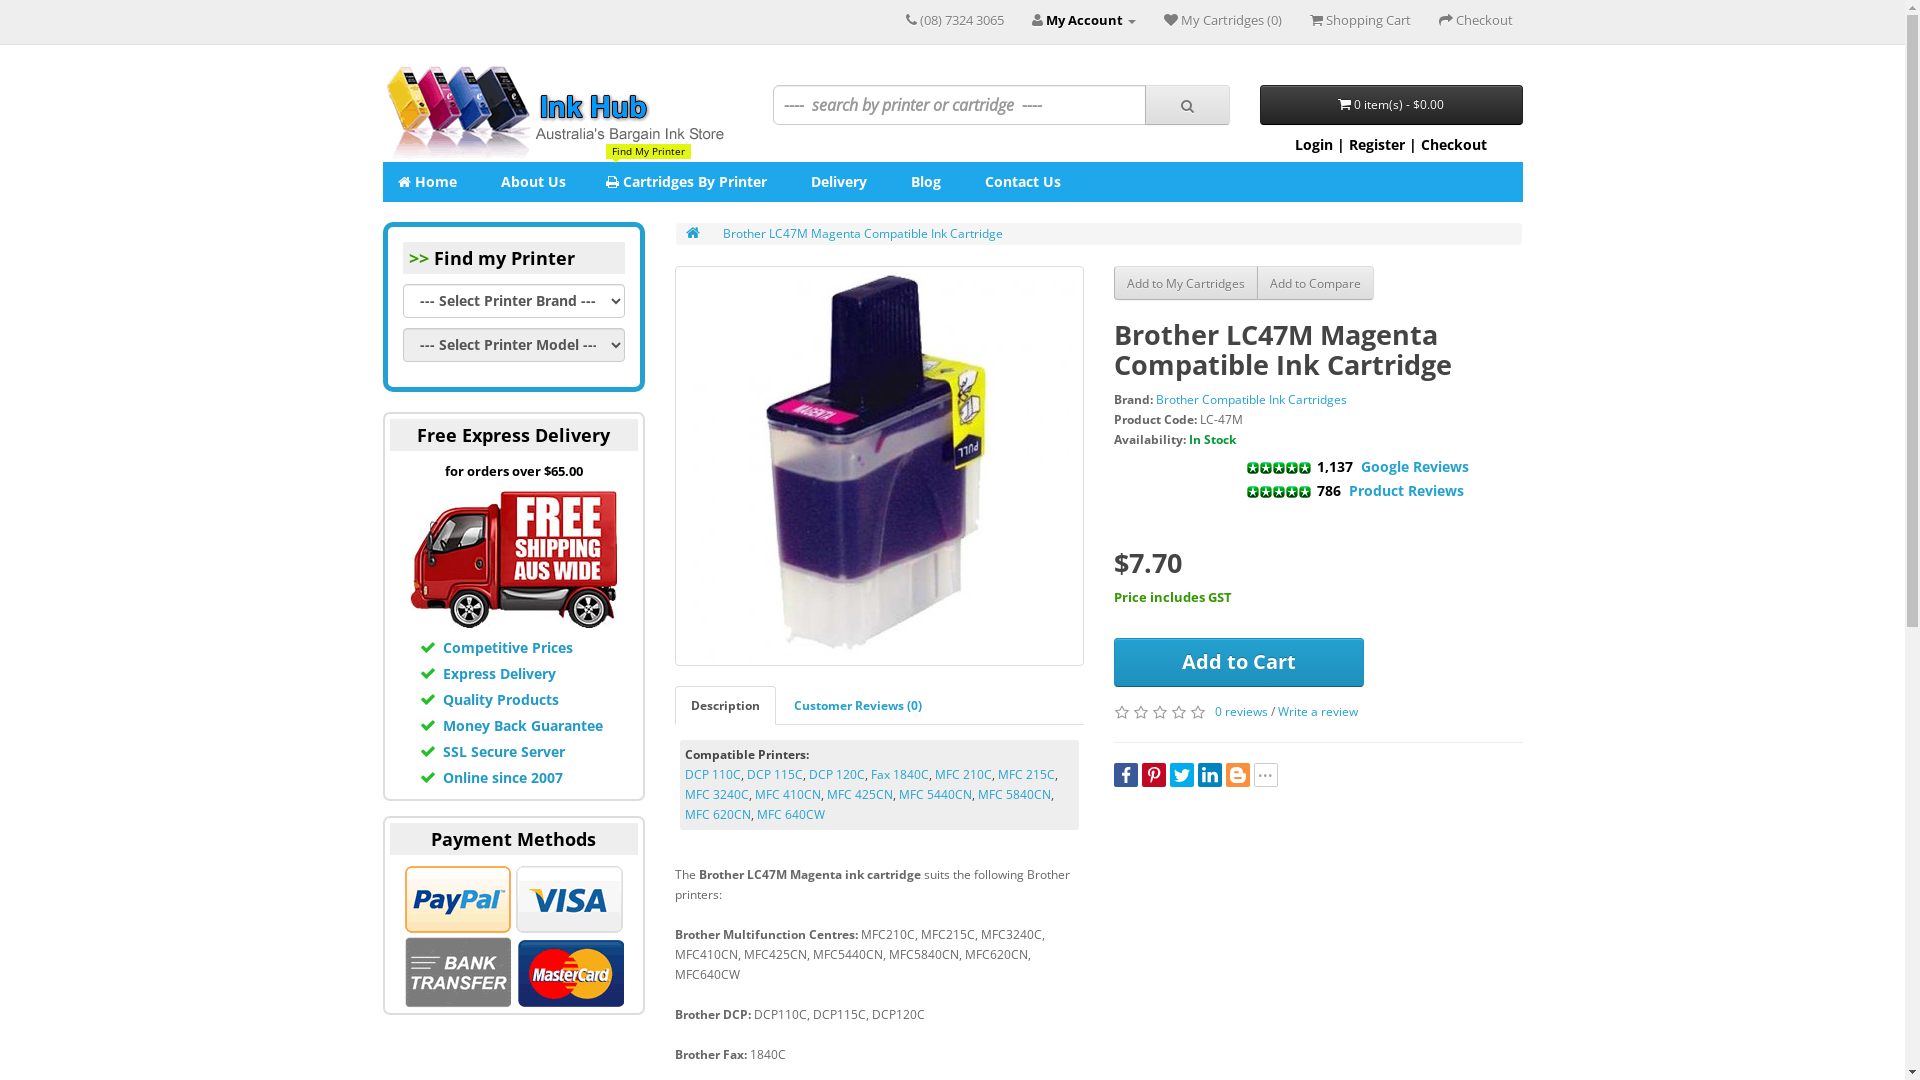 The image size is (1920, 1080). Describe the element at coordinates (718, 814) in the screenshot. I see `'MFC 620CN'` at that location.